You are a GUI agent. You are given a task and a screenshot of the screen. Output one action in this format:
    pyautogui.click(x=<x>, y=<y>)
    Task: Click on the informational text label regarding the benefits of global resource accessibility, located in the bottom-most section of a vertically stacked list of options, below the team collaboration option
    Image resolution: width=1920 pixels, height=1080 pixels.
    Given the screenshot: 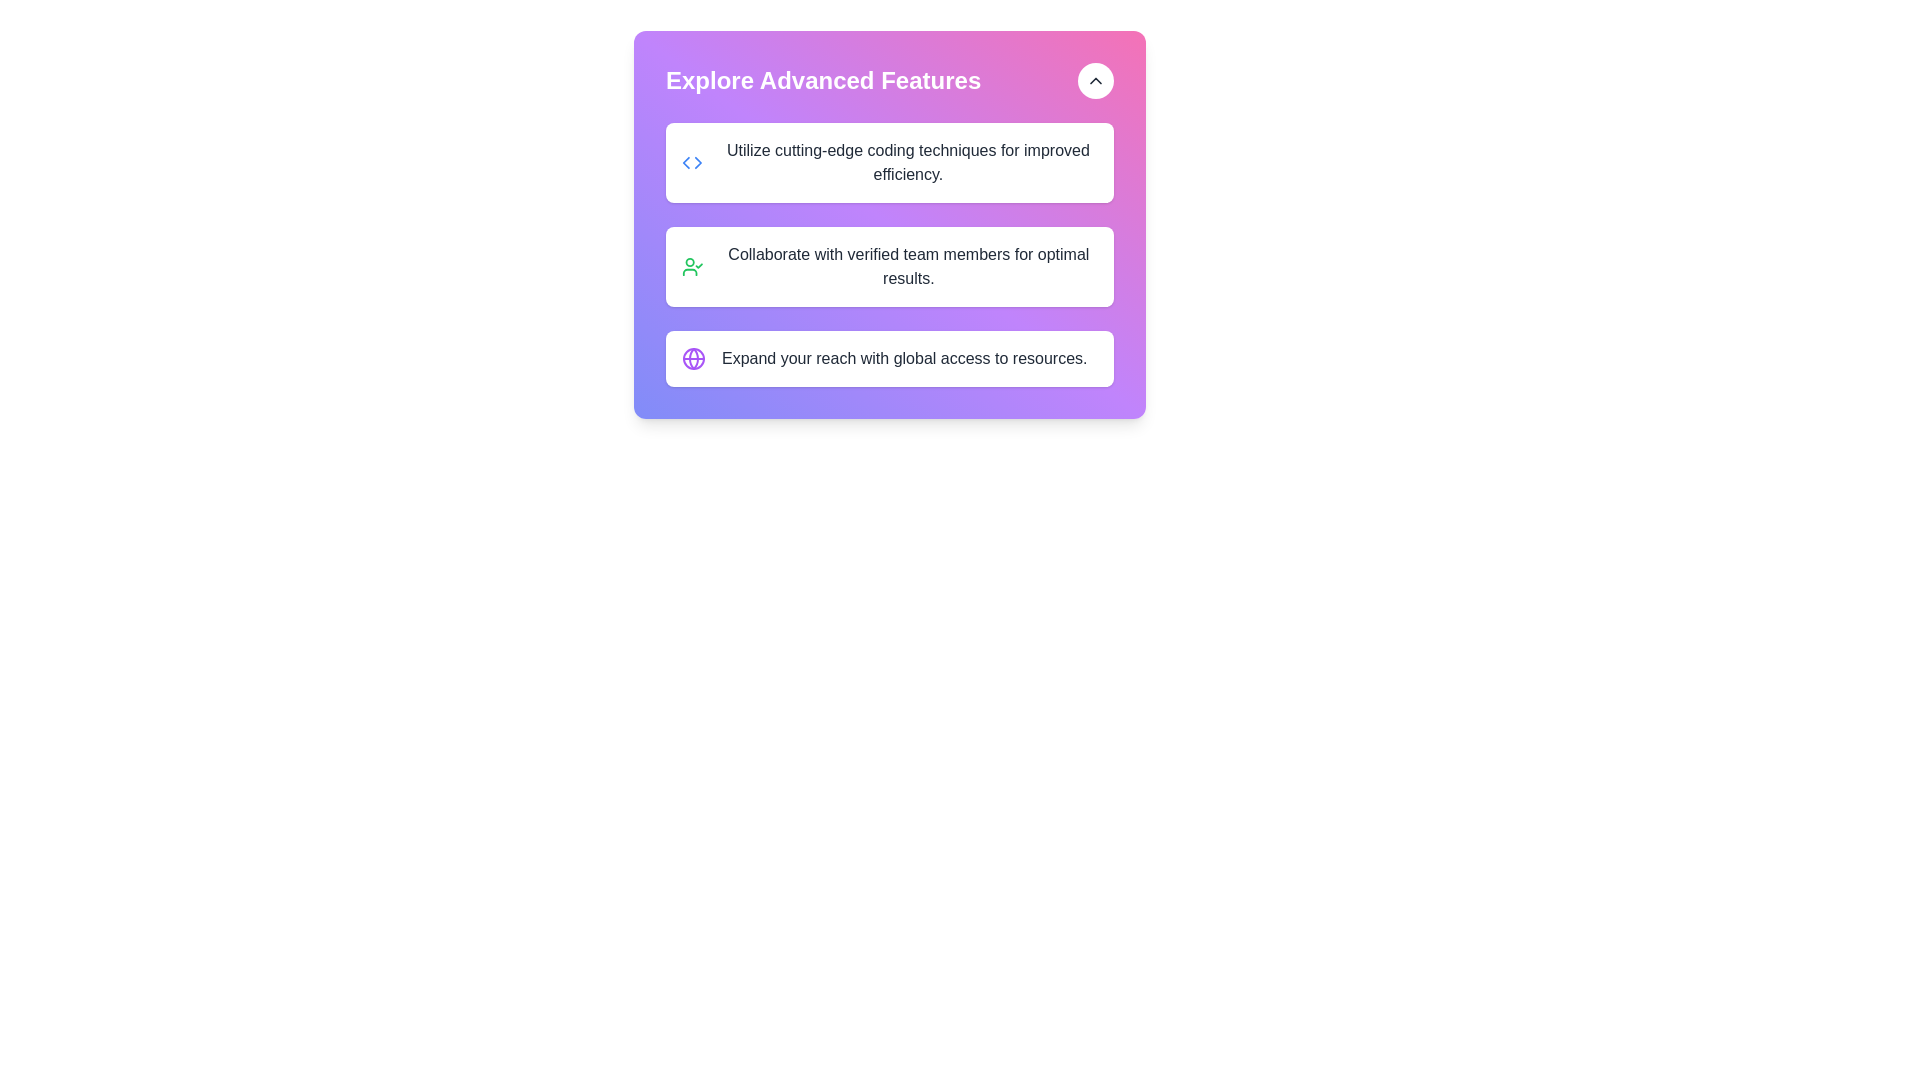 What is the action you would take?
    pyautogui.click(x=903, y=357)
    